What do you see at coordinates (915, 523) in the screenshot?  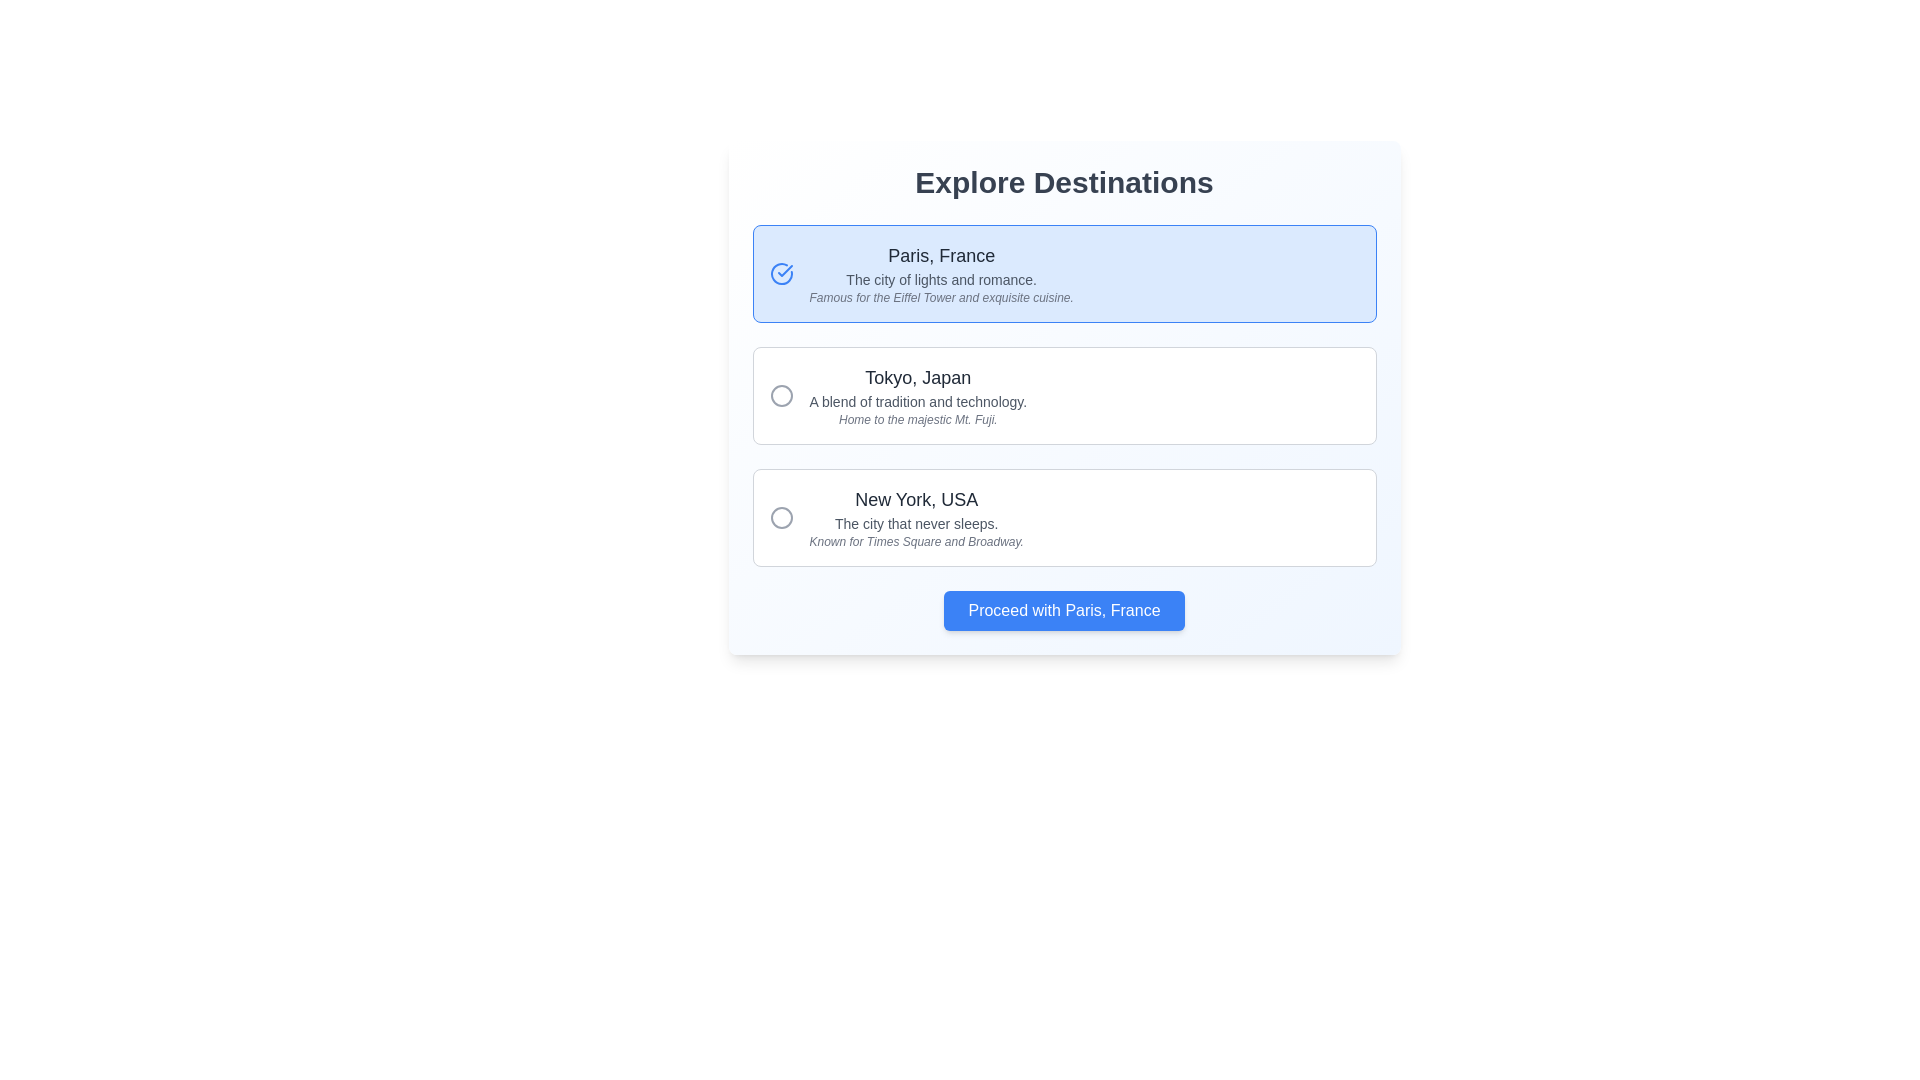 I see `the static text object styled with smaller, gray-colored text that serves as a descriptor for 'New York, USA', located directly beneath it` at bounding box center [915, 523].